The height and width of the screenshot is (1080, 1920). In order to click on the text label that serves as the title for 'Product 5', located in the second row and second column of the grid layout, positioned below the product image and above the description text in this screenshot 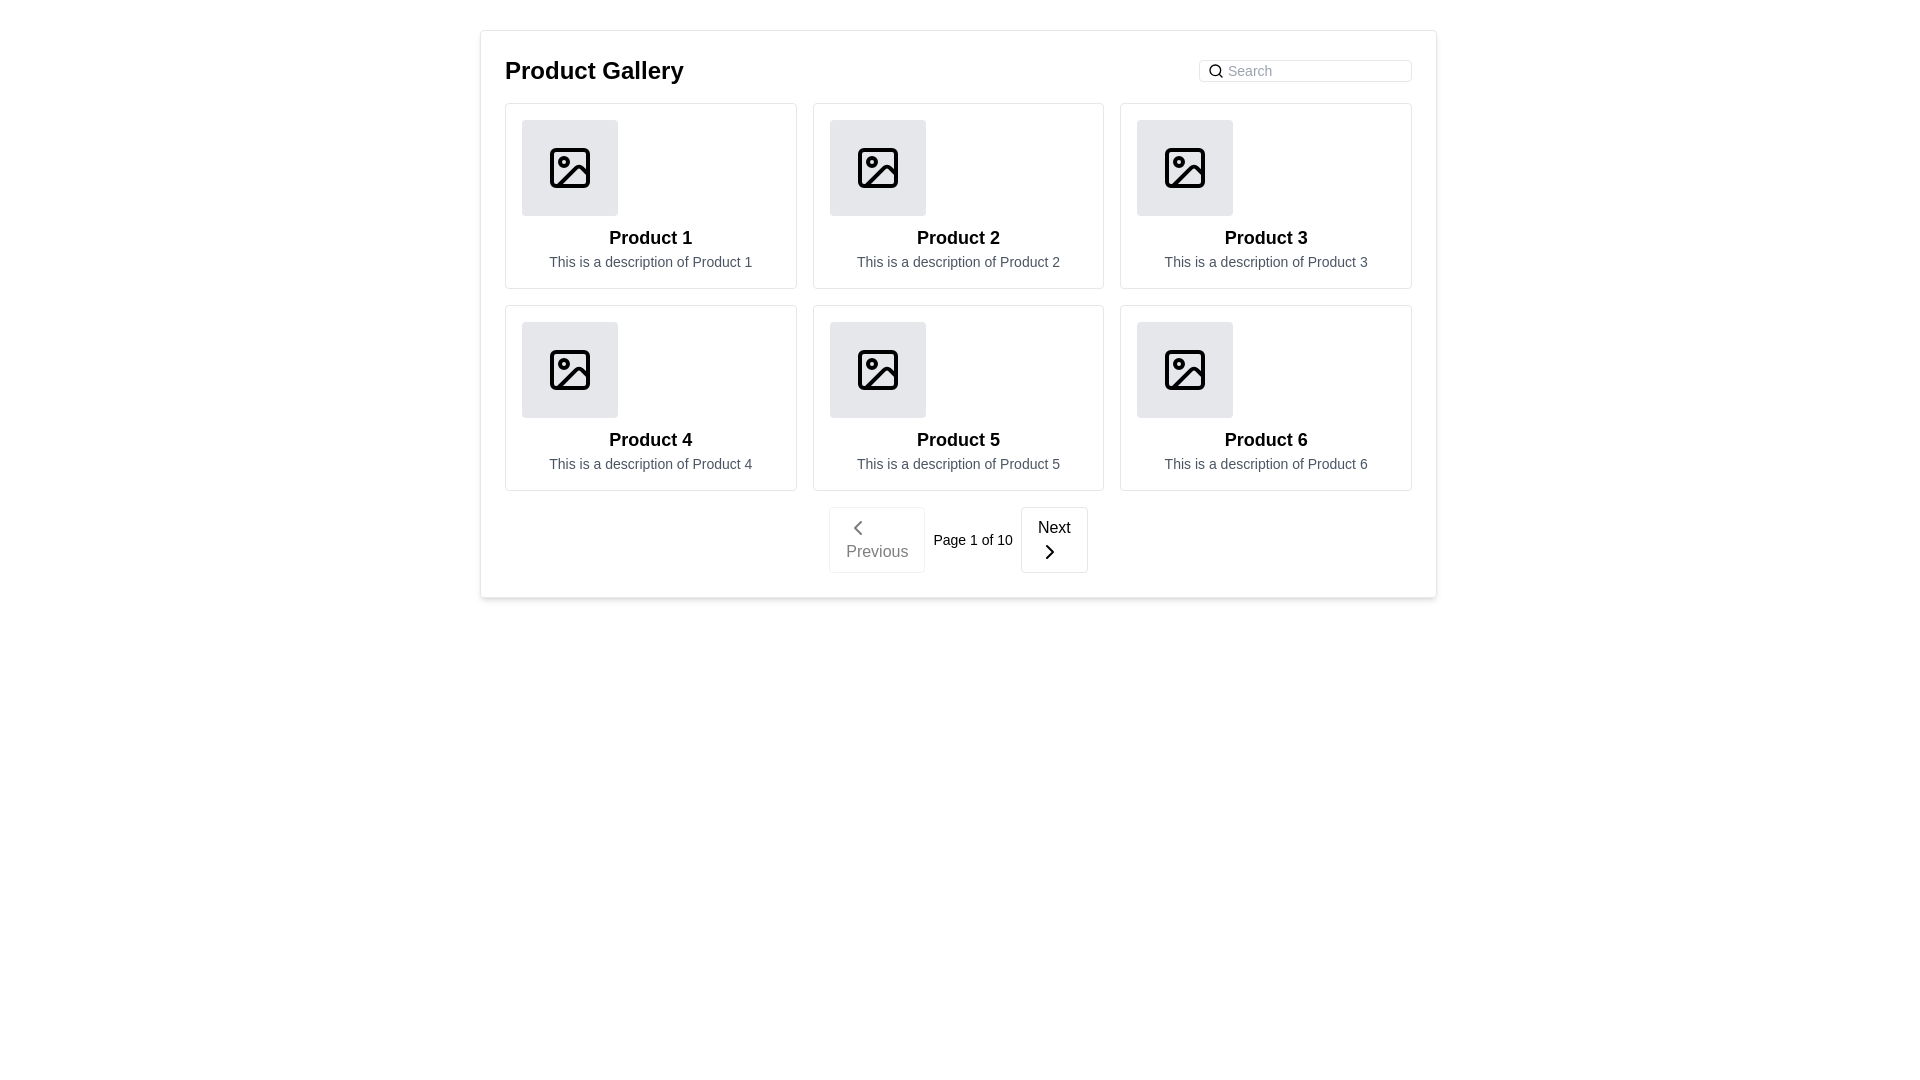, I will do `click(957, 438)`.